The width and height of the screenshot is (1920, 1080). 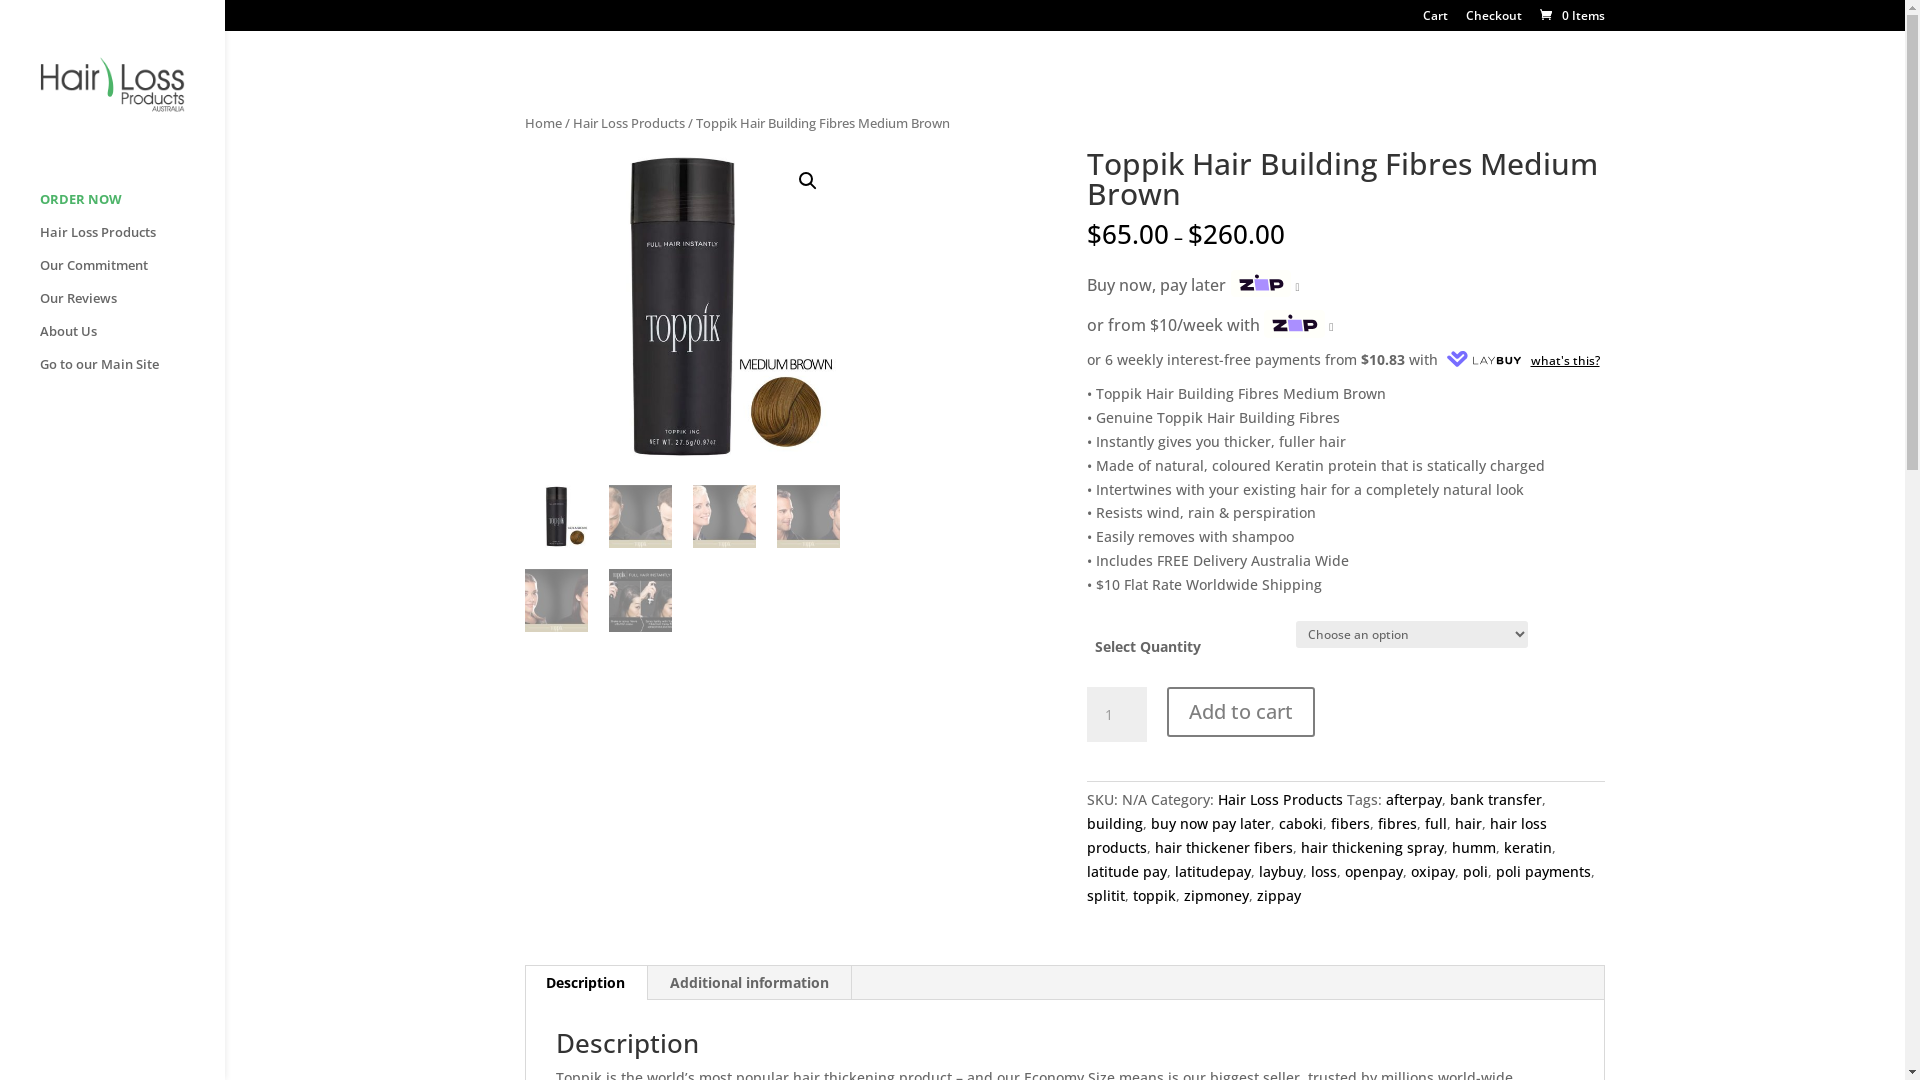 What do you see at coordinates (1493, 20) in the screenshot?
I see `'Checkout'` at bounding box center [1493, 20].